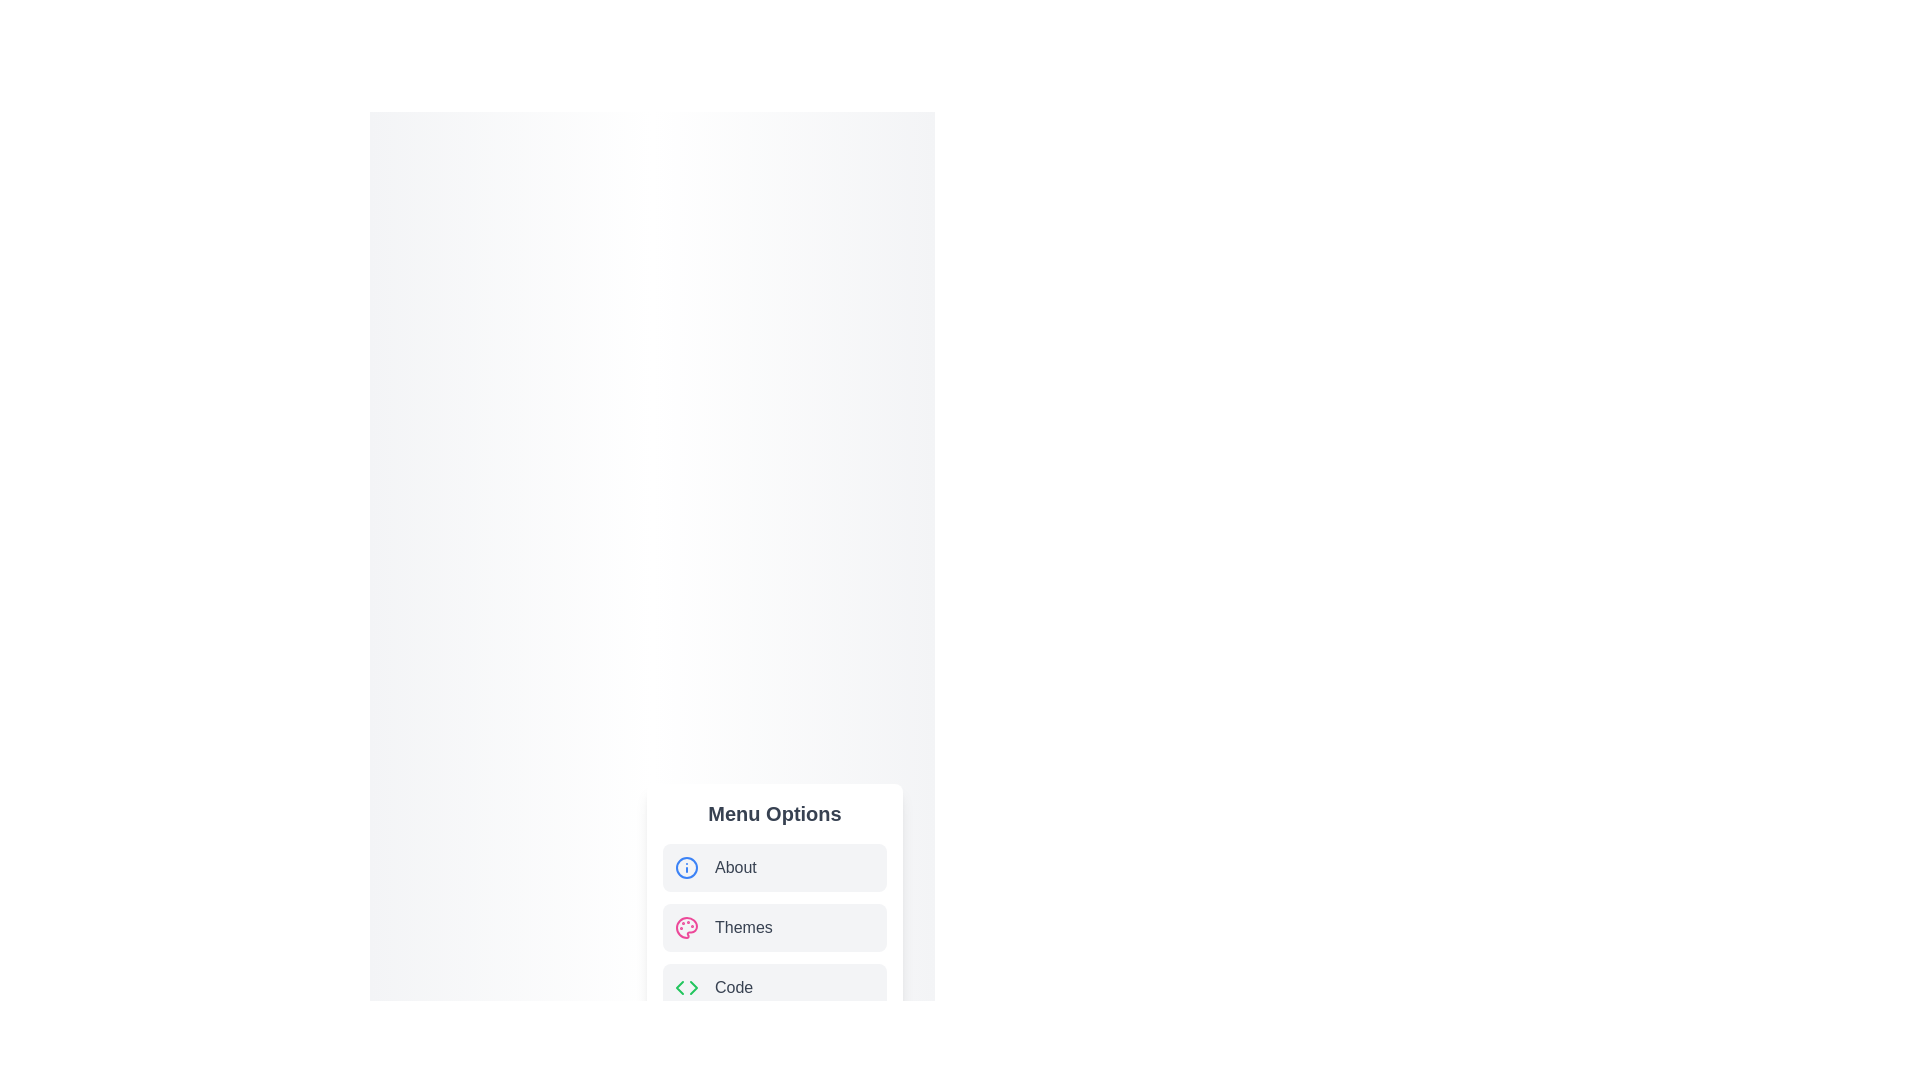  I want to click on text label displaying 'Code' in a bold grey font, which is the last option in a vertical menu layout with a grey background, so click(733, 986).